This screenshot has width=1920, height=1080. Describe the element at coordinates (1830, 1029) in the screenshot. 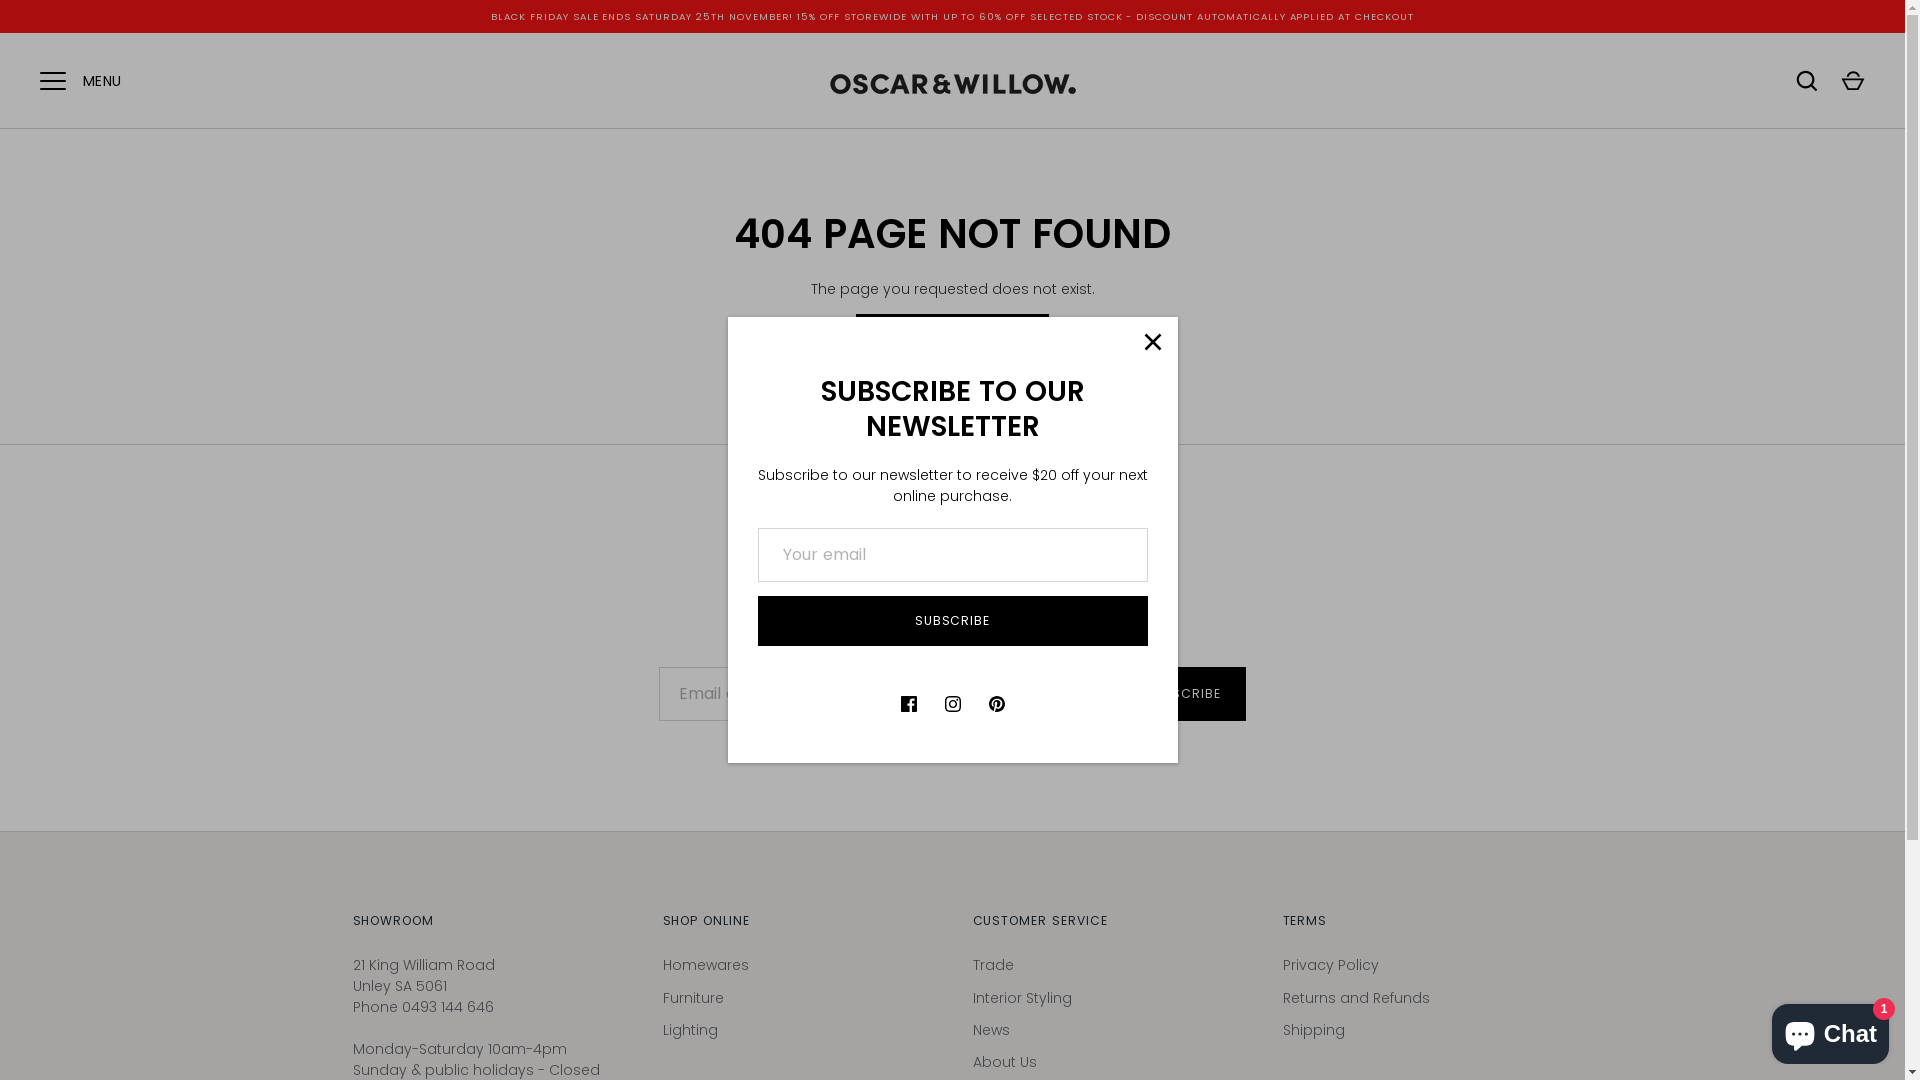

I see `'Shopify online store chat'` at that location.